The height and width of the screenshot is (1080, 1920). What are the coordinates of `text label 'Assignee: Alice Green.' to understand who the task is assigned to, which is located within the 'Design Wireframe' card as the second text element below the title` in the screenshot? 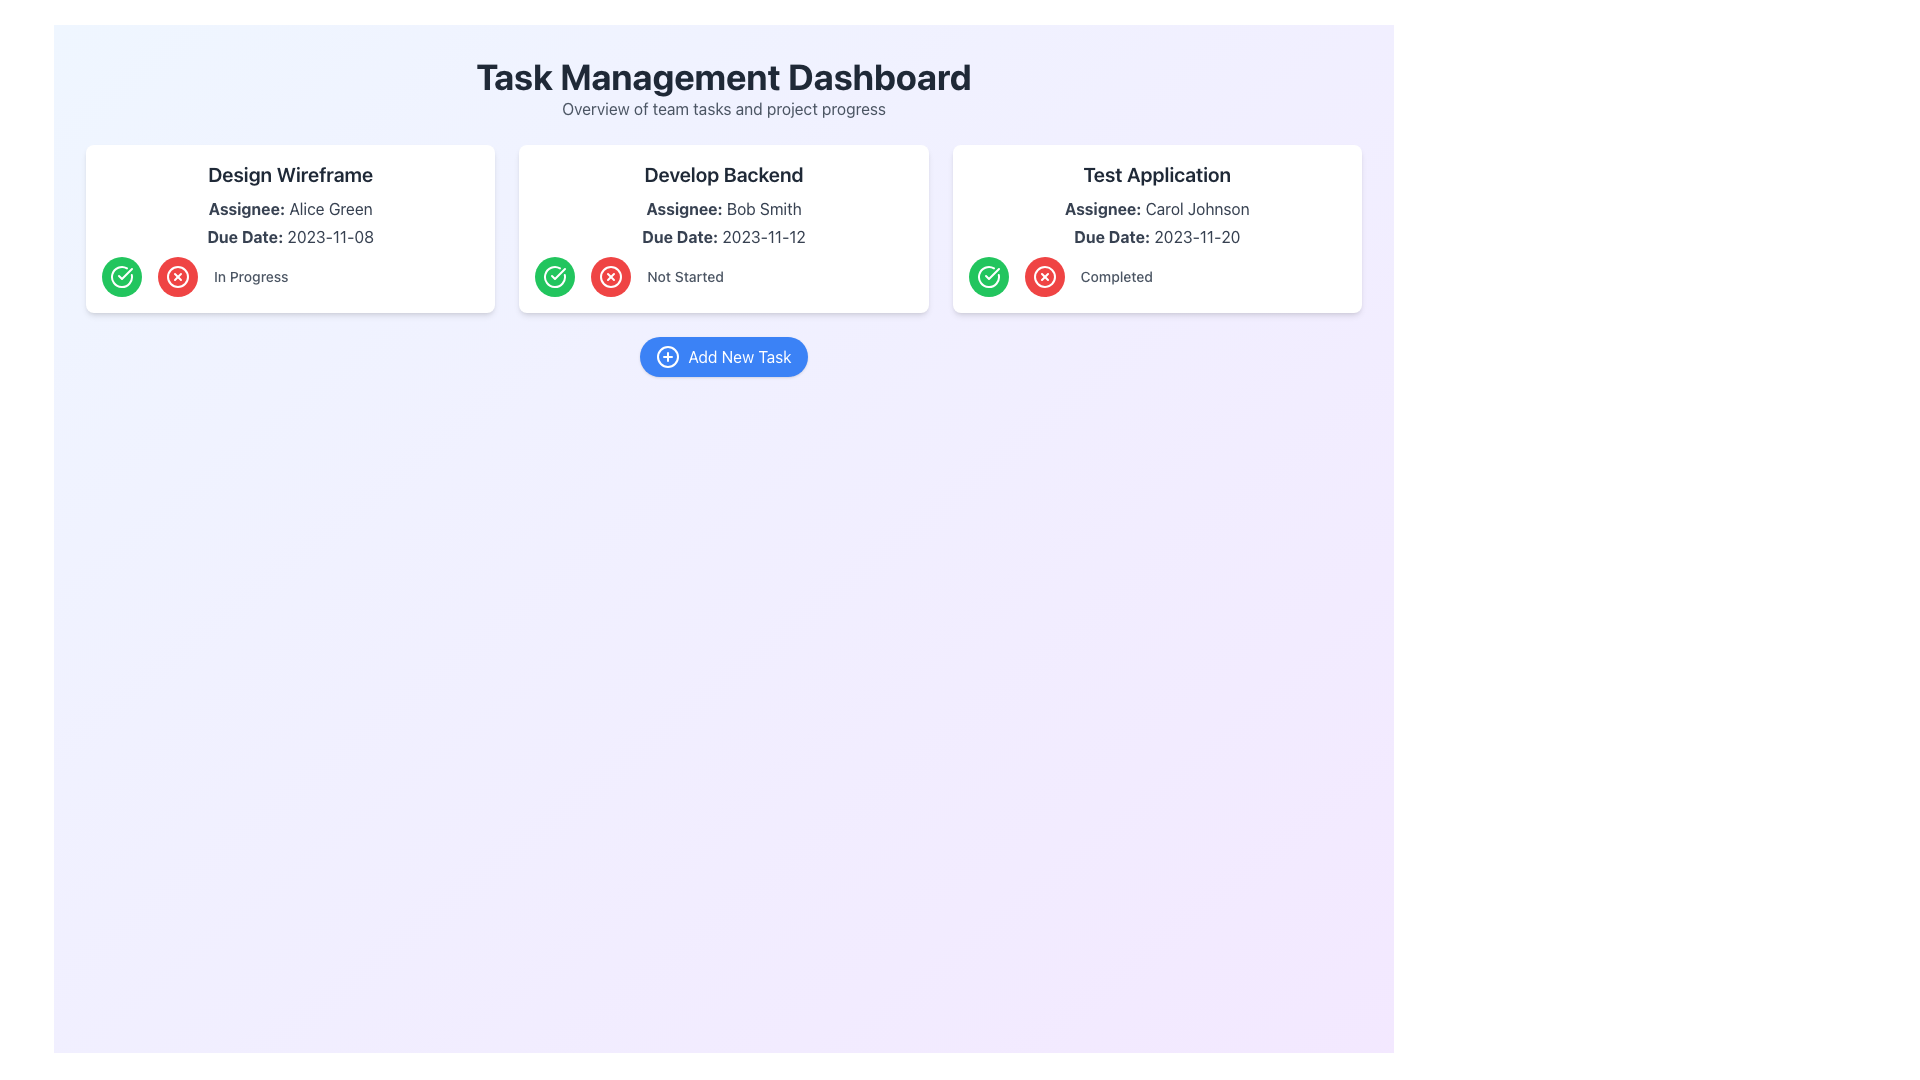 It's located at (289, 208).